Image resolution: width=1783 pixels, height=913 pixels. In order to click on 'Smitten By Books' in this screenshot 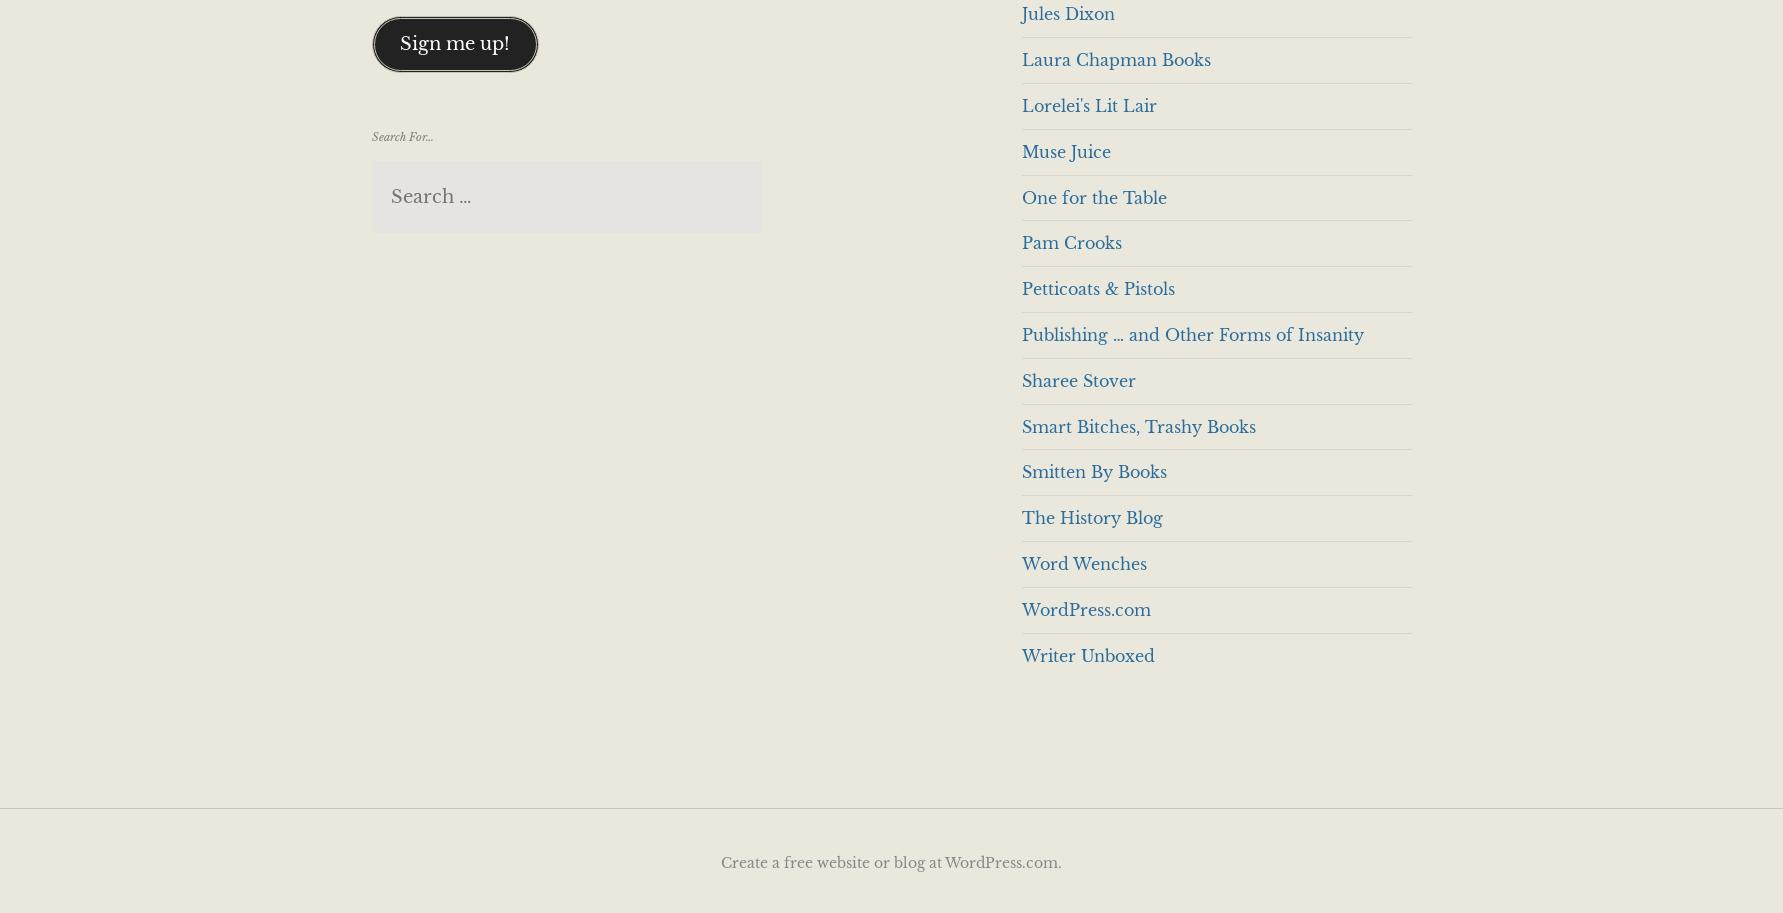, I will do `click(1092, 471)`.